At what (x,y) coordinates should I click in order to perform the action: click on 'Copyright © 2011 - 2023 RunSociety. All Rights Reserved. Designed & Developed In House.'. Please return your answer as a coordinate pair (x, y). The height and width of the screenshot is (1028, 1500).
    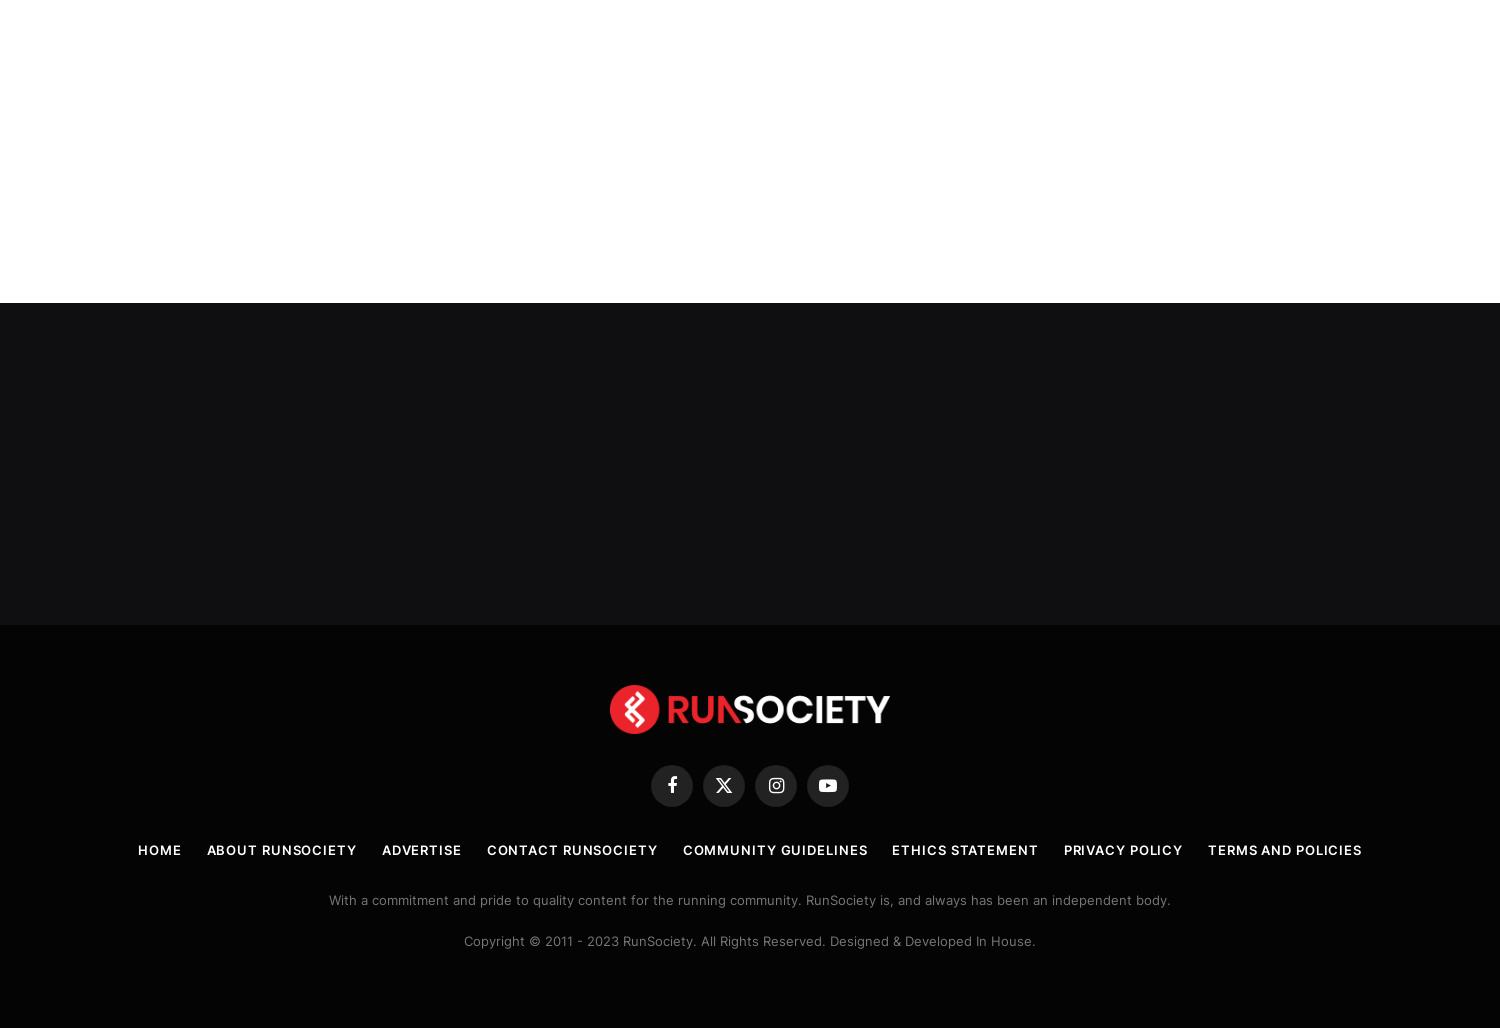
    Looking at the image, I should click on (462, 938).